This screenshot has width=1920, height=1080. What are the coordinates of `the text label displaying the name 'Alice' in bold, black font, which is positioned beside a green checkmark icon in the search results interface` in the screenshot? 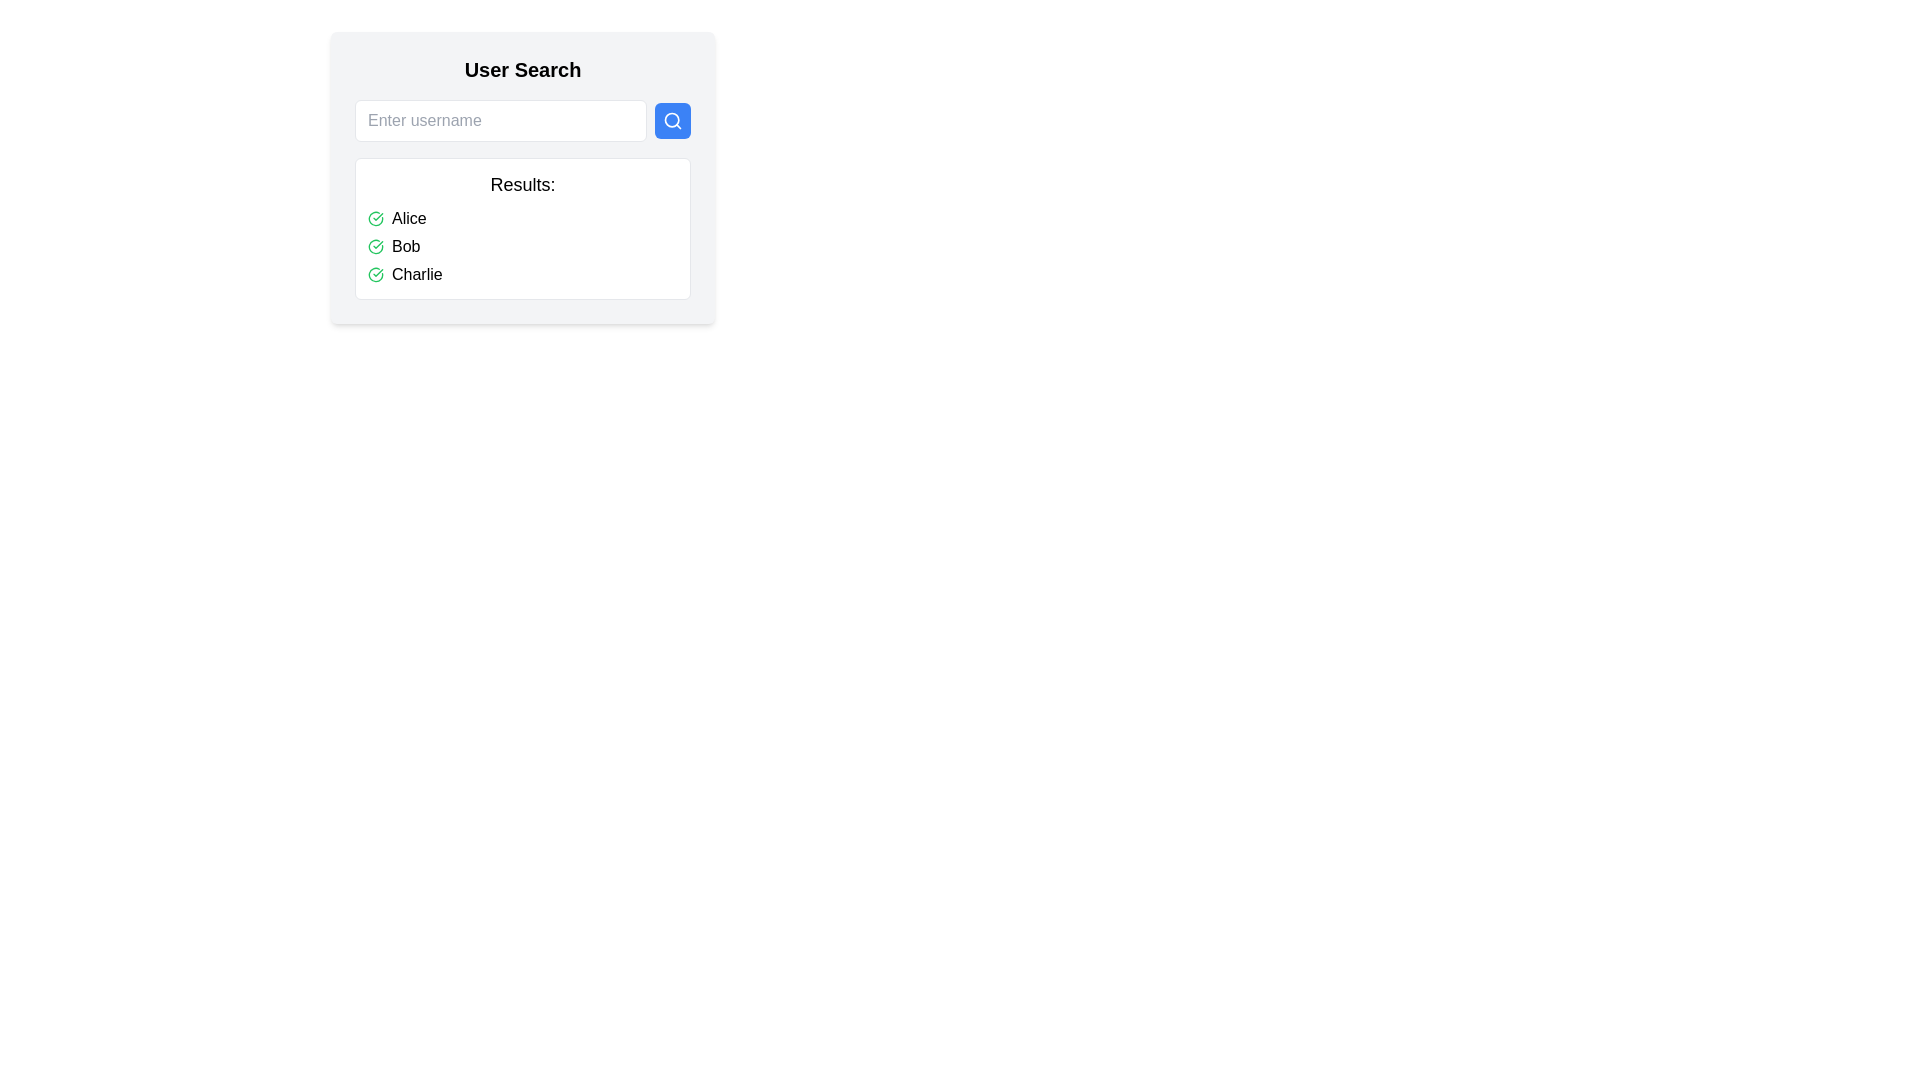 It's located at (408, 219).